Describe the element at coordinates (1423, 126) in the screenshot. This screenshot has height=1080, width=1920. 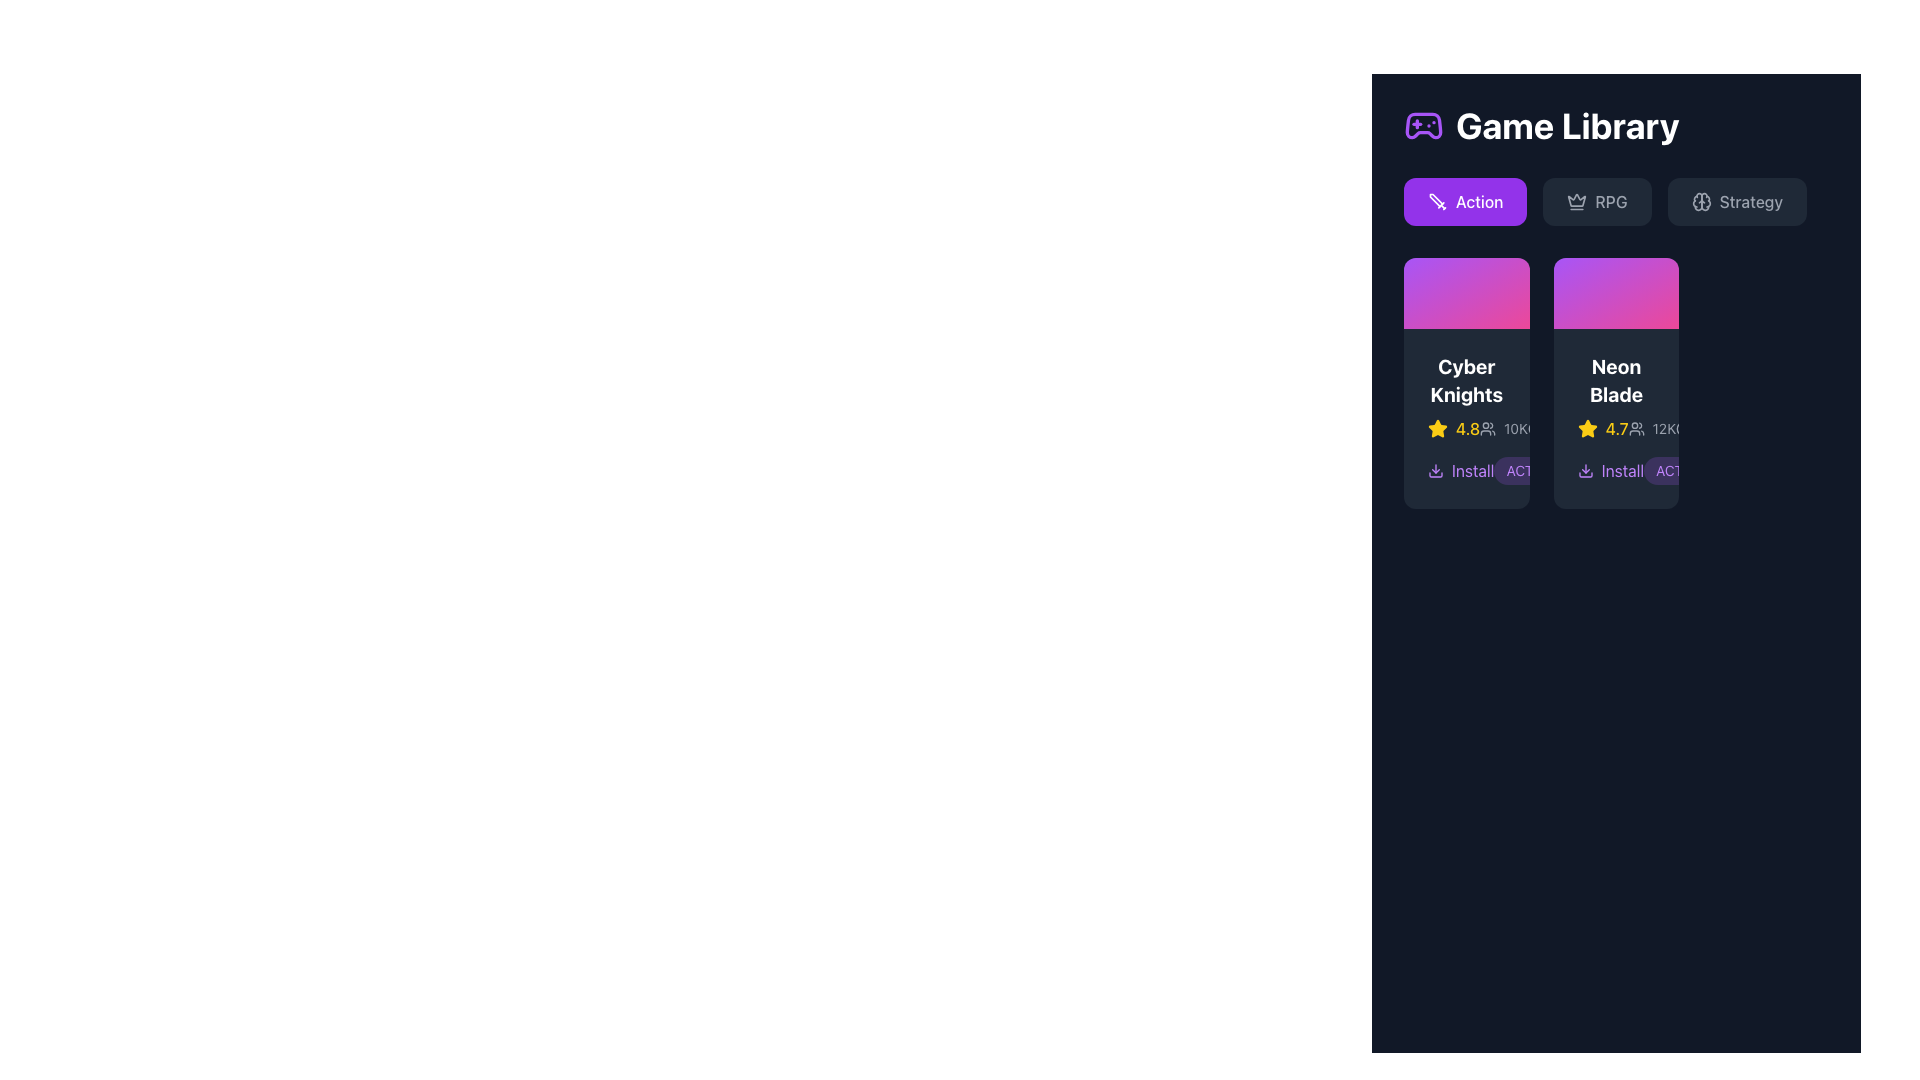
I see `the game library icon located to the left of the 'Game Library' title text, visually representing the game library section` at that location.